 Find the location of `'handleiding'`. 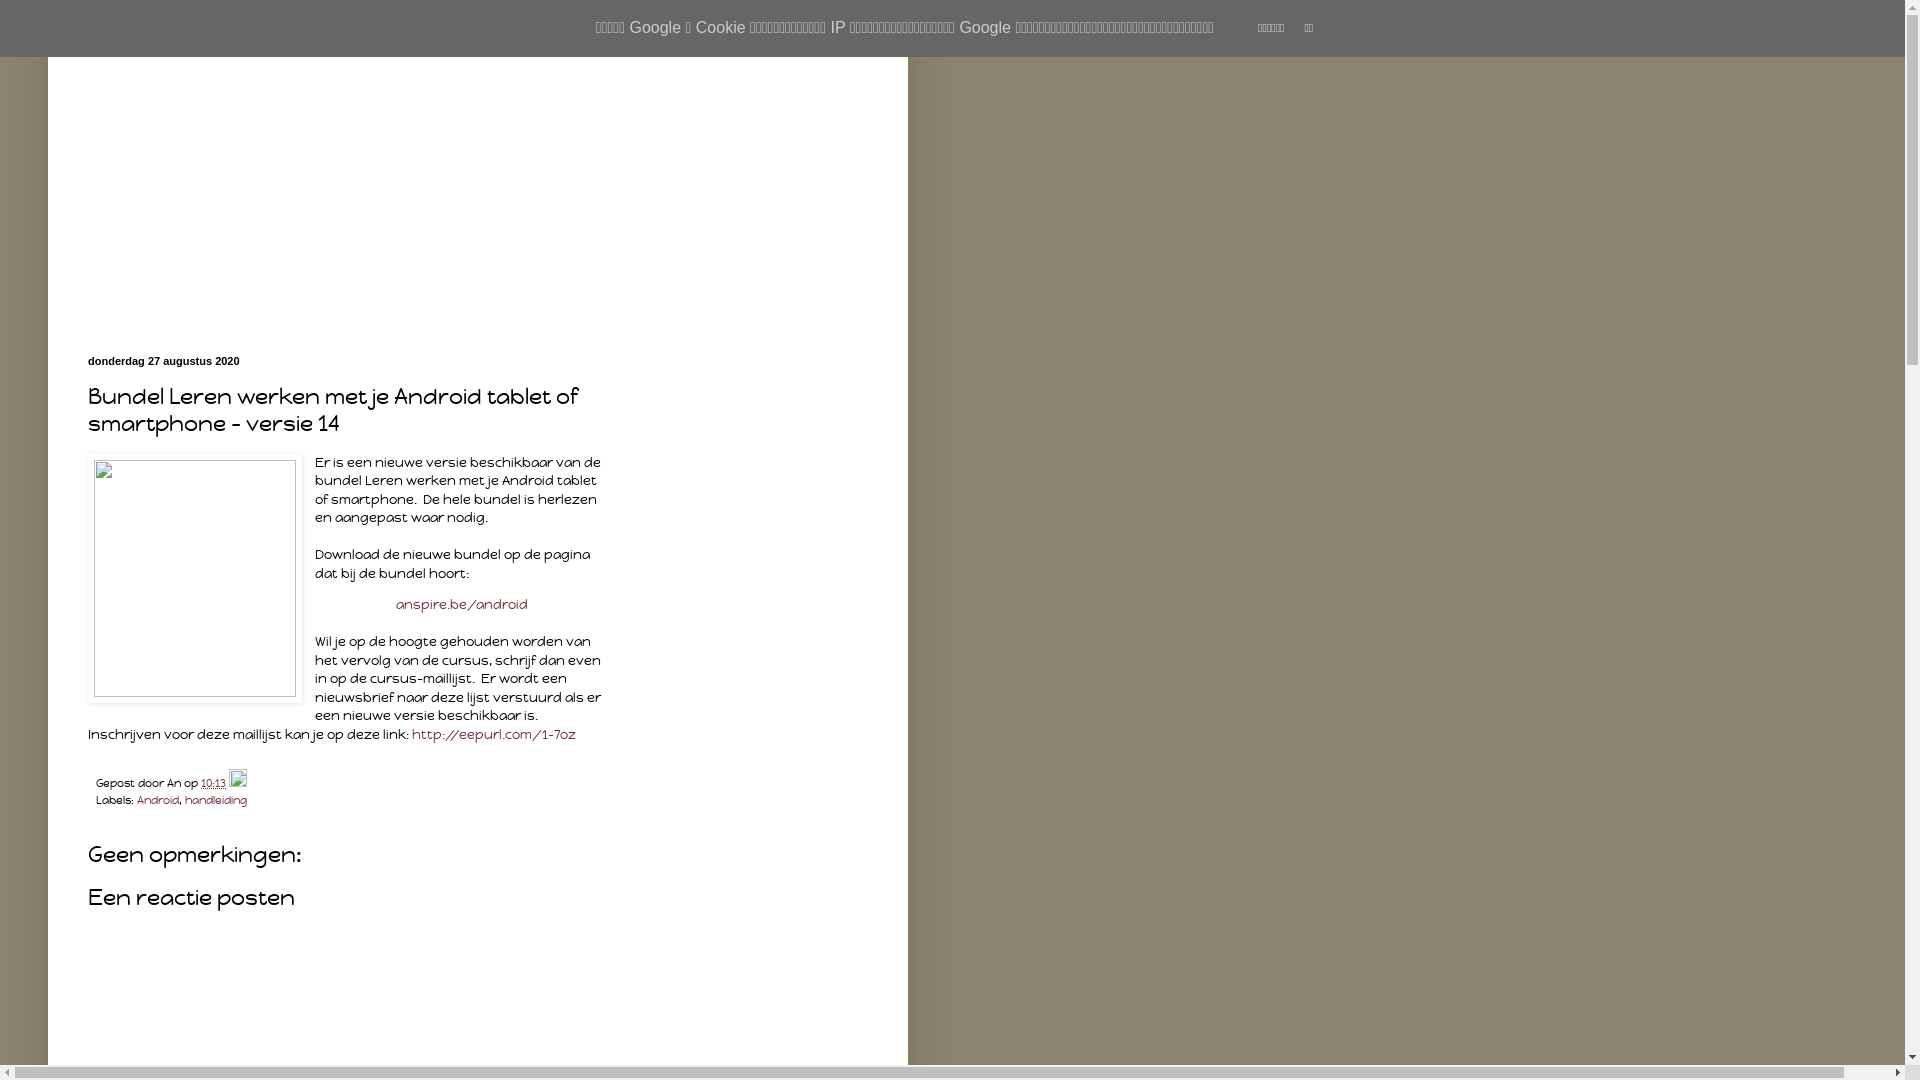

'handleiding' is located at coordinates (185, 798).